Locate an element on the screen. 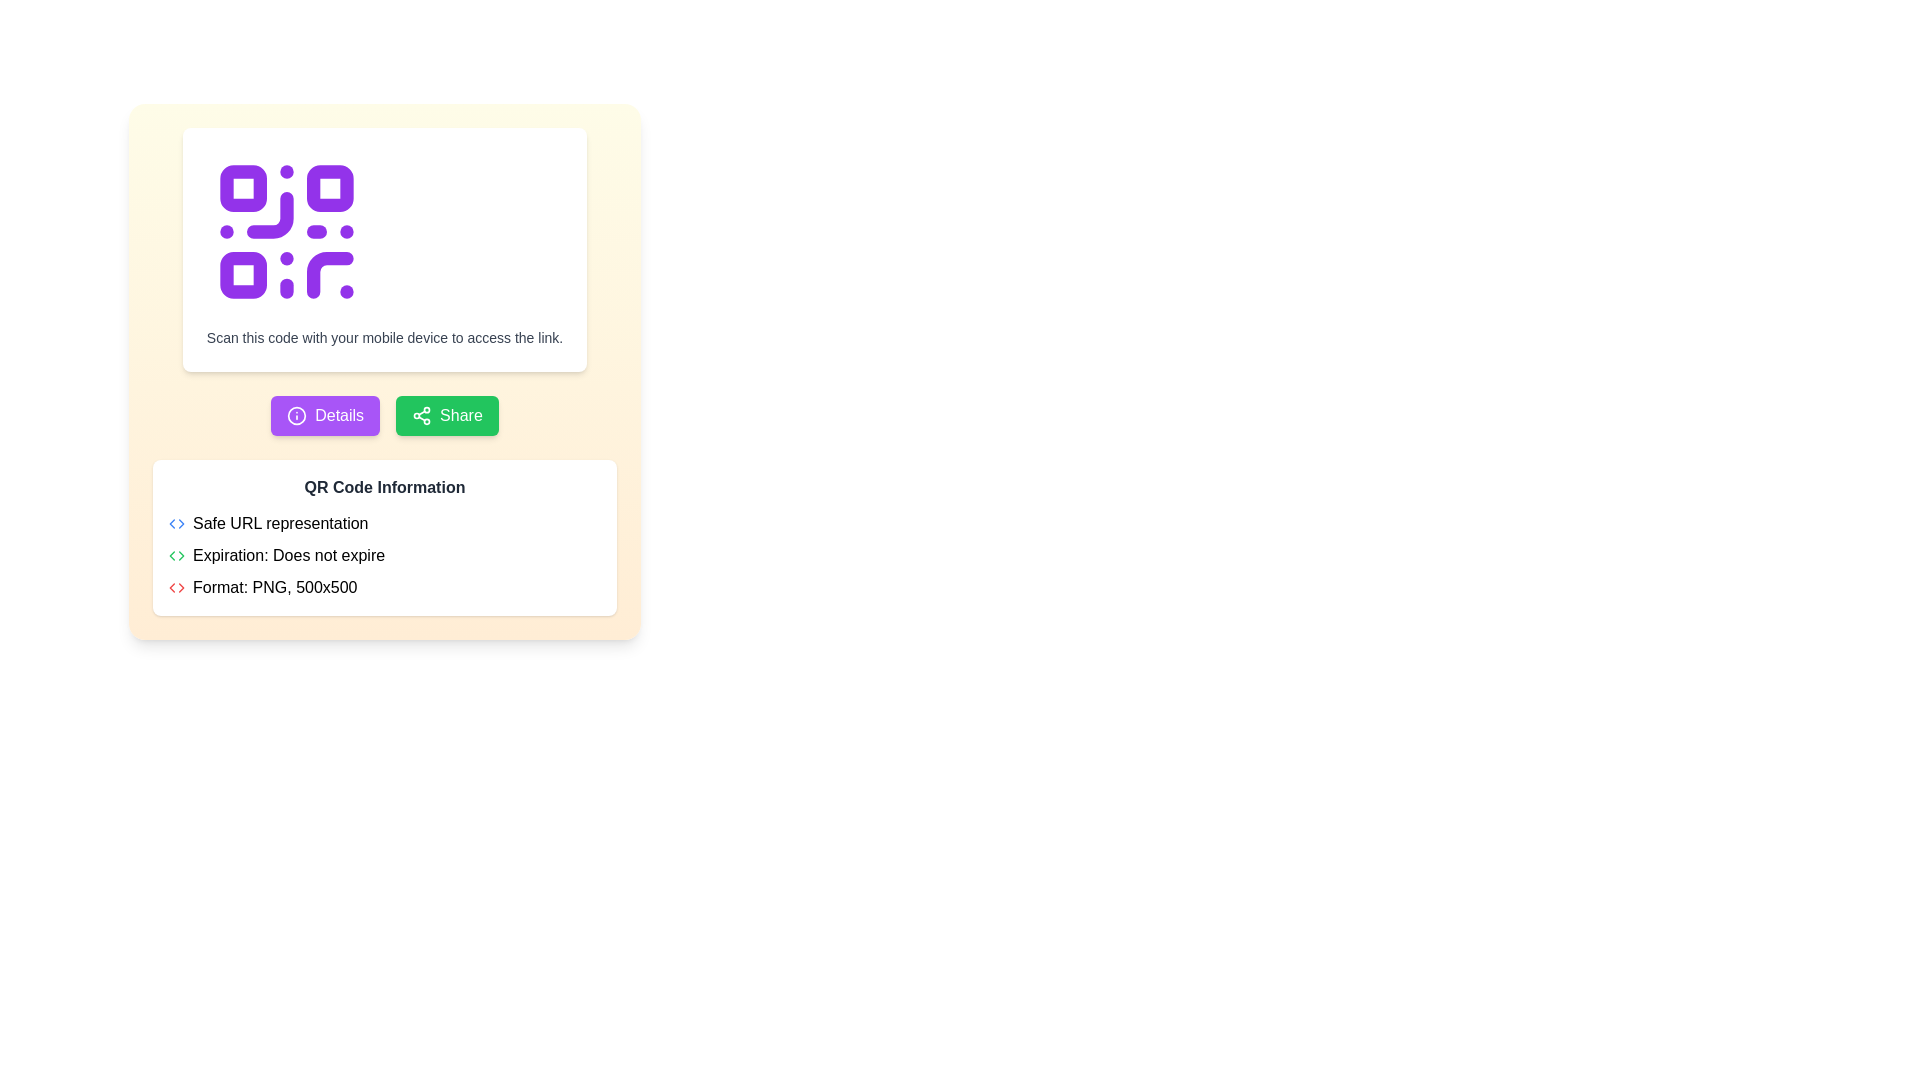 The image size is (1920, 1080). the non-interactive header text label located at the top inside the white box titled 'QR Code Information', which provides an informational heading for the section underneath is located at coordinates (384, 488).